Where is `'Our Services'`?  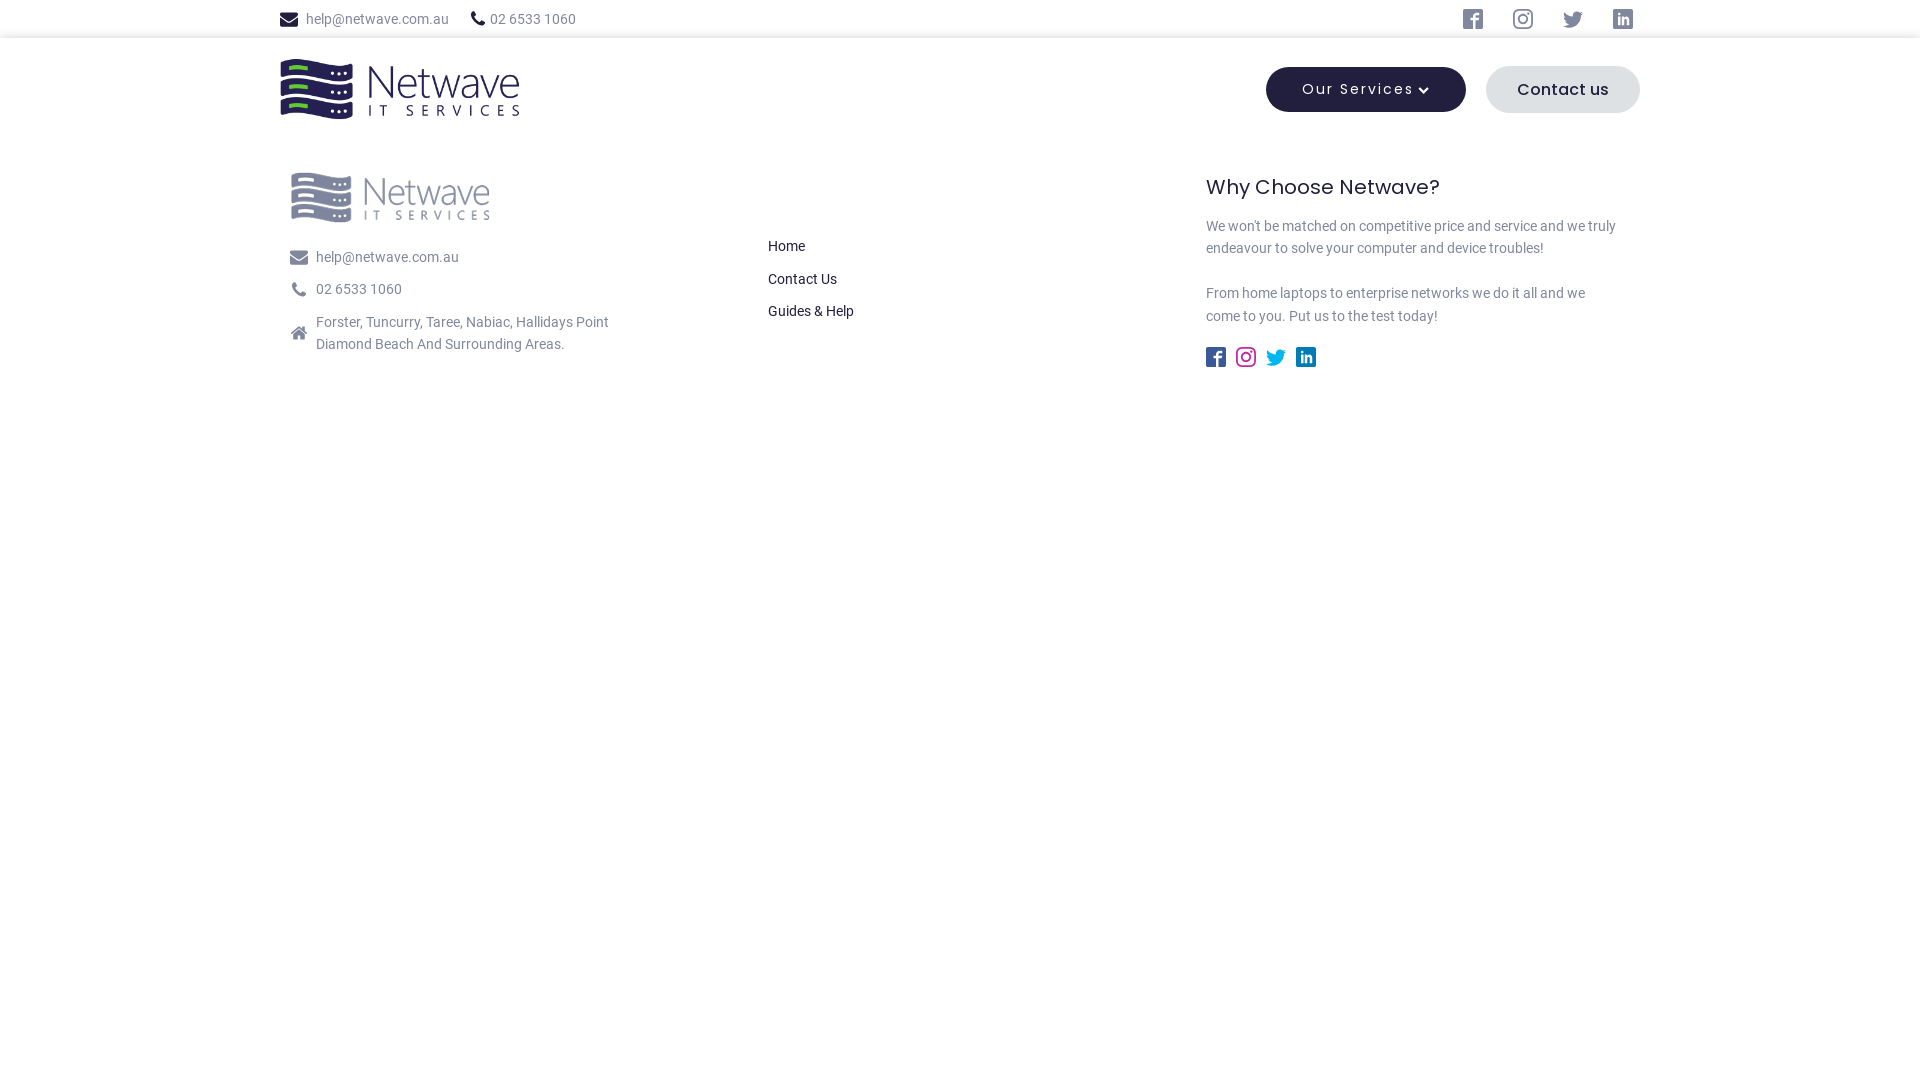 'Our Services' is located at coordinates (1365, 87).